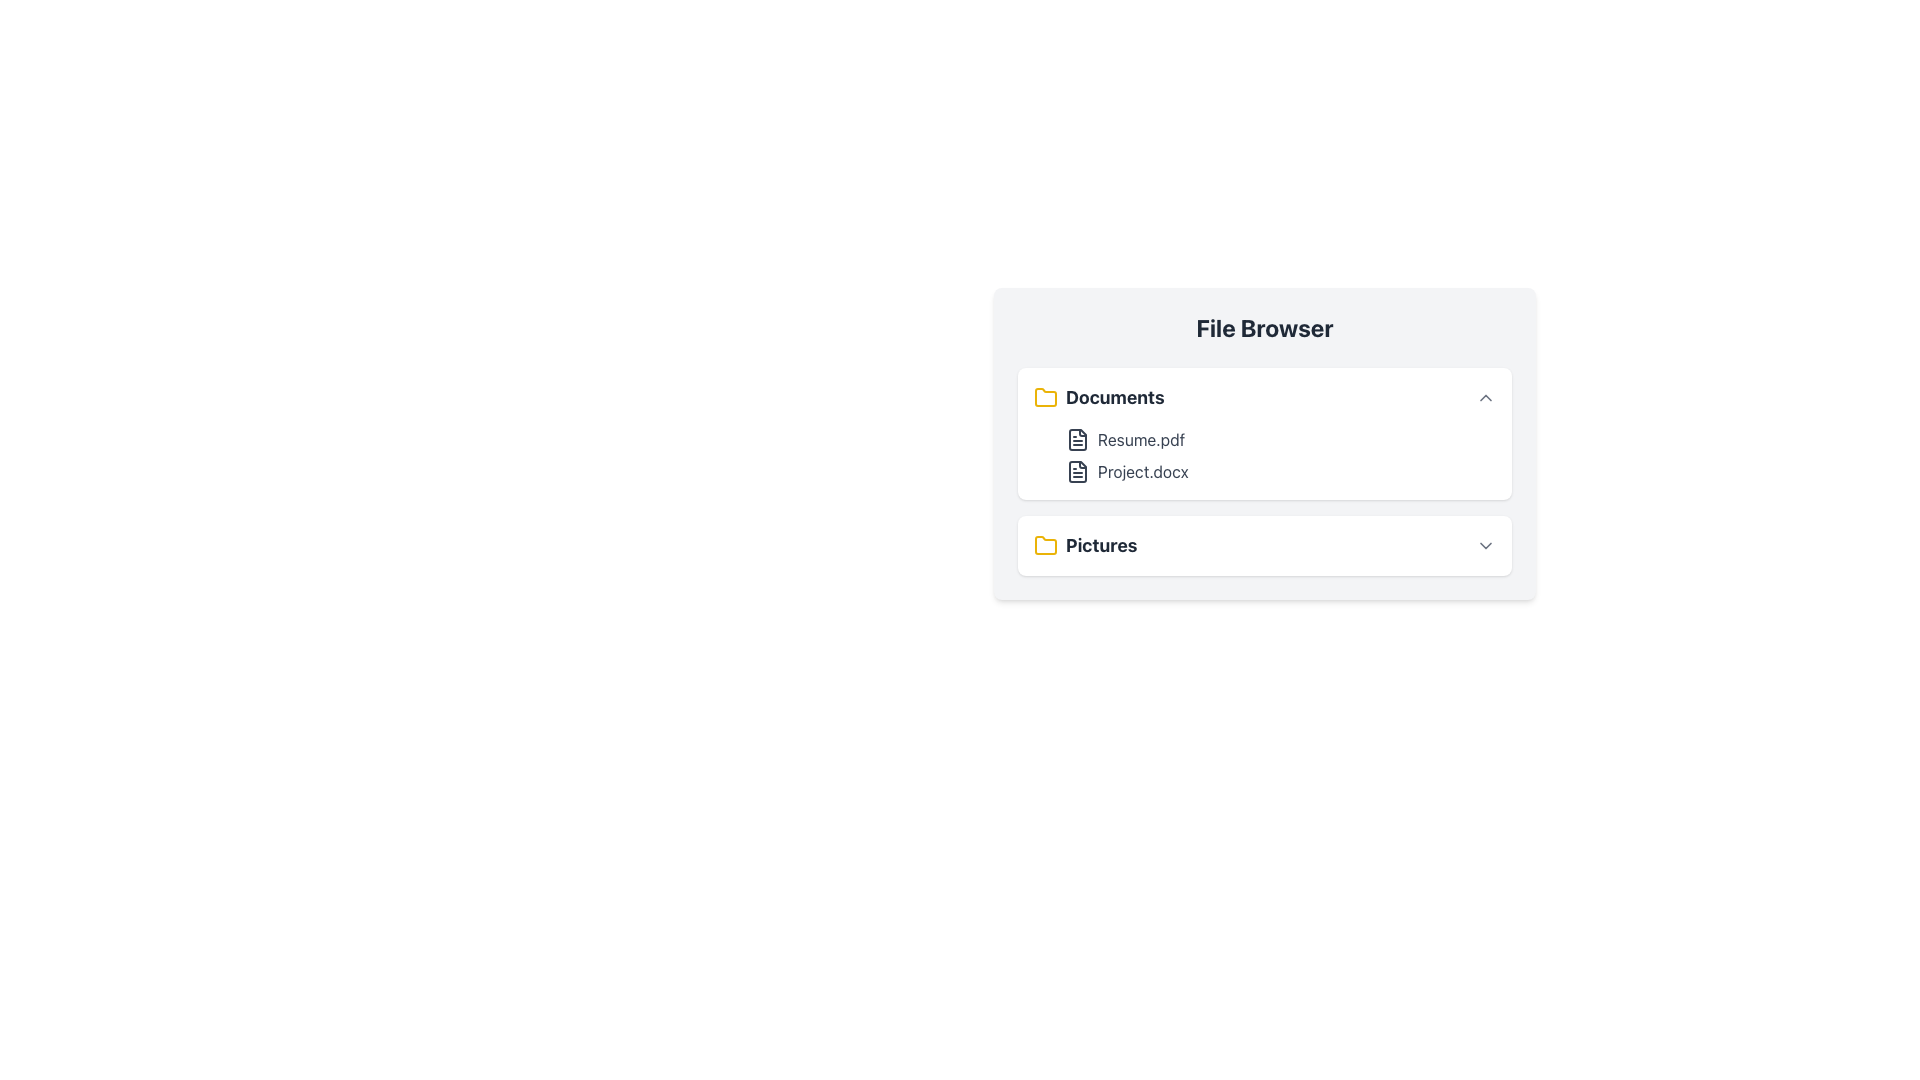 The image size is (1920, 1080). What do you see at coordinates (1486, 546) in the screenshot?
I see `the downward arrow icon button styled with gray colors, located to the right of the 'Pictures' label, for a visual effect` at bounding box center [1486, 546].